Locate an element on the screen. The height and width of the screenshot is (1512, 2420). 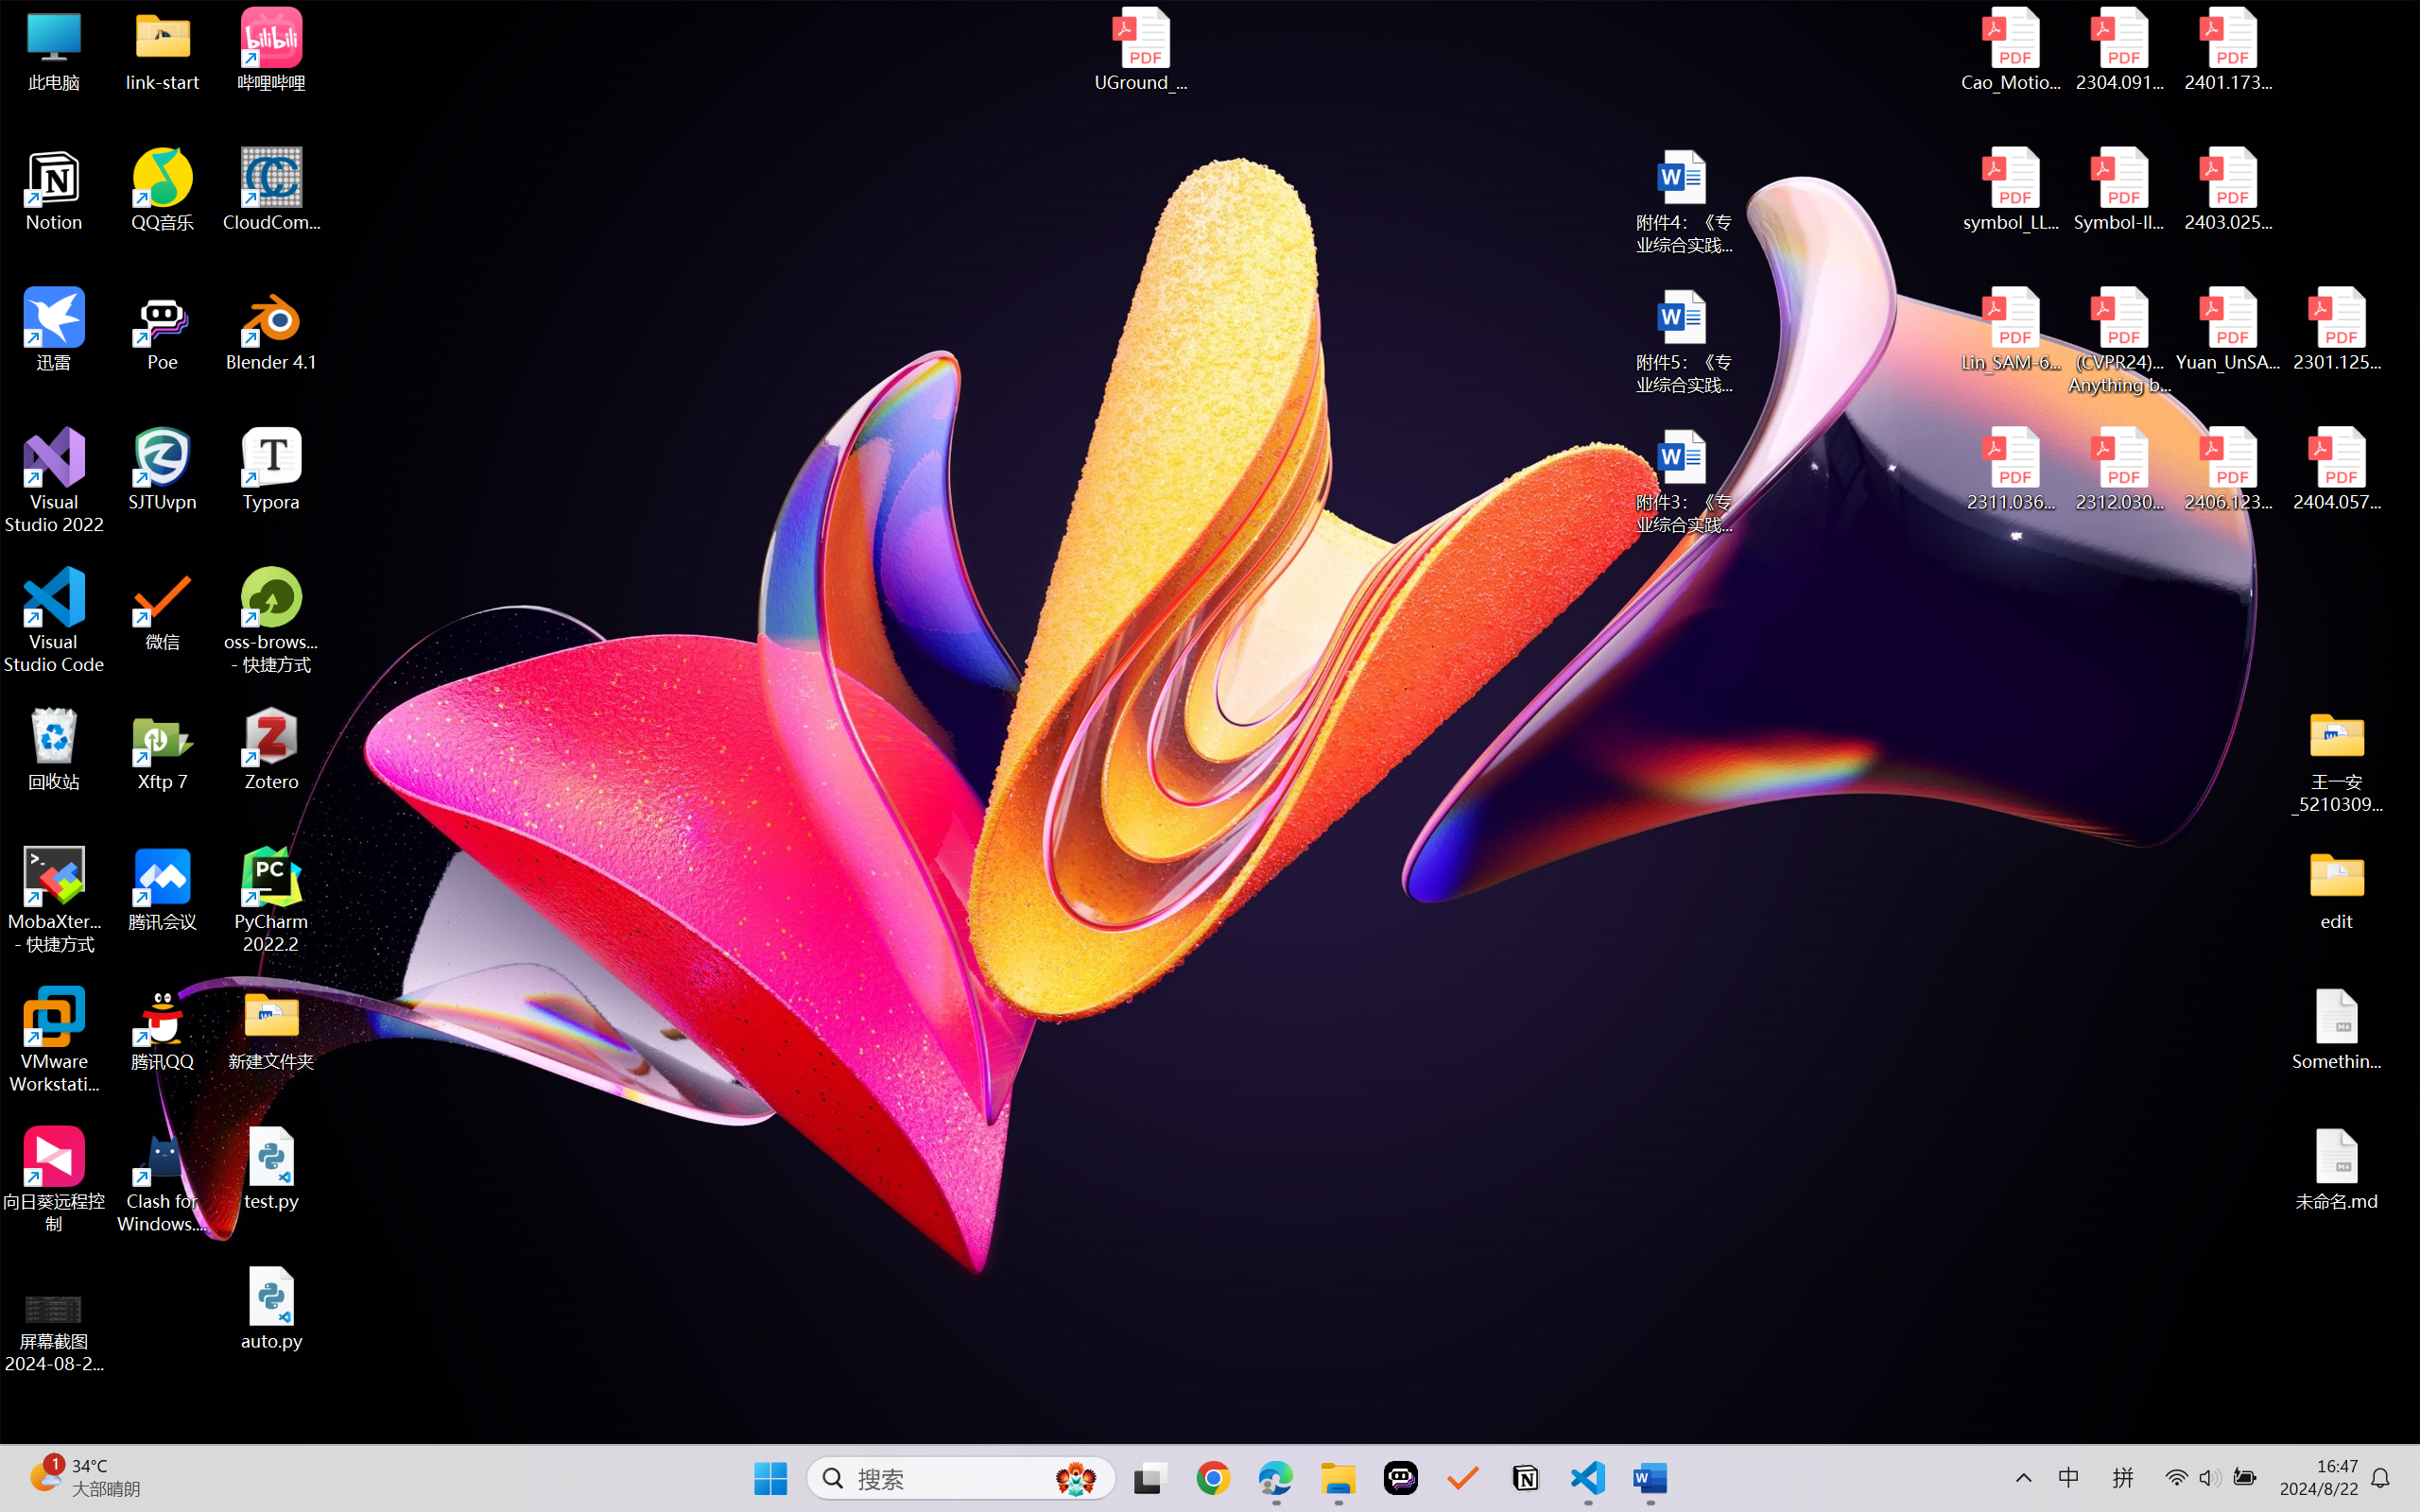
'Google Chrome' is located at coordinates (1213, 1478).